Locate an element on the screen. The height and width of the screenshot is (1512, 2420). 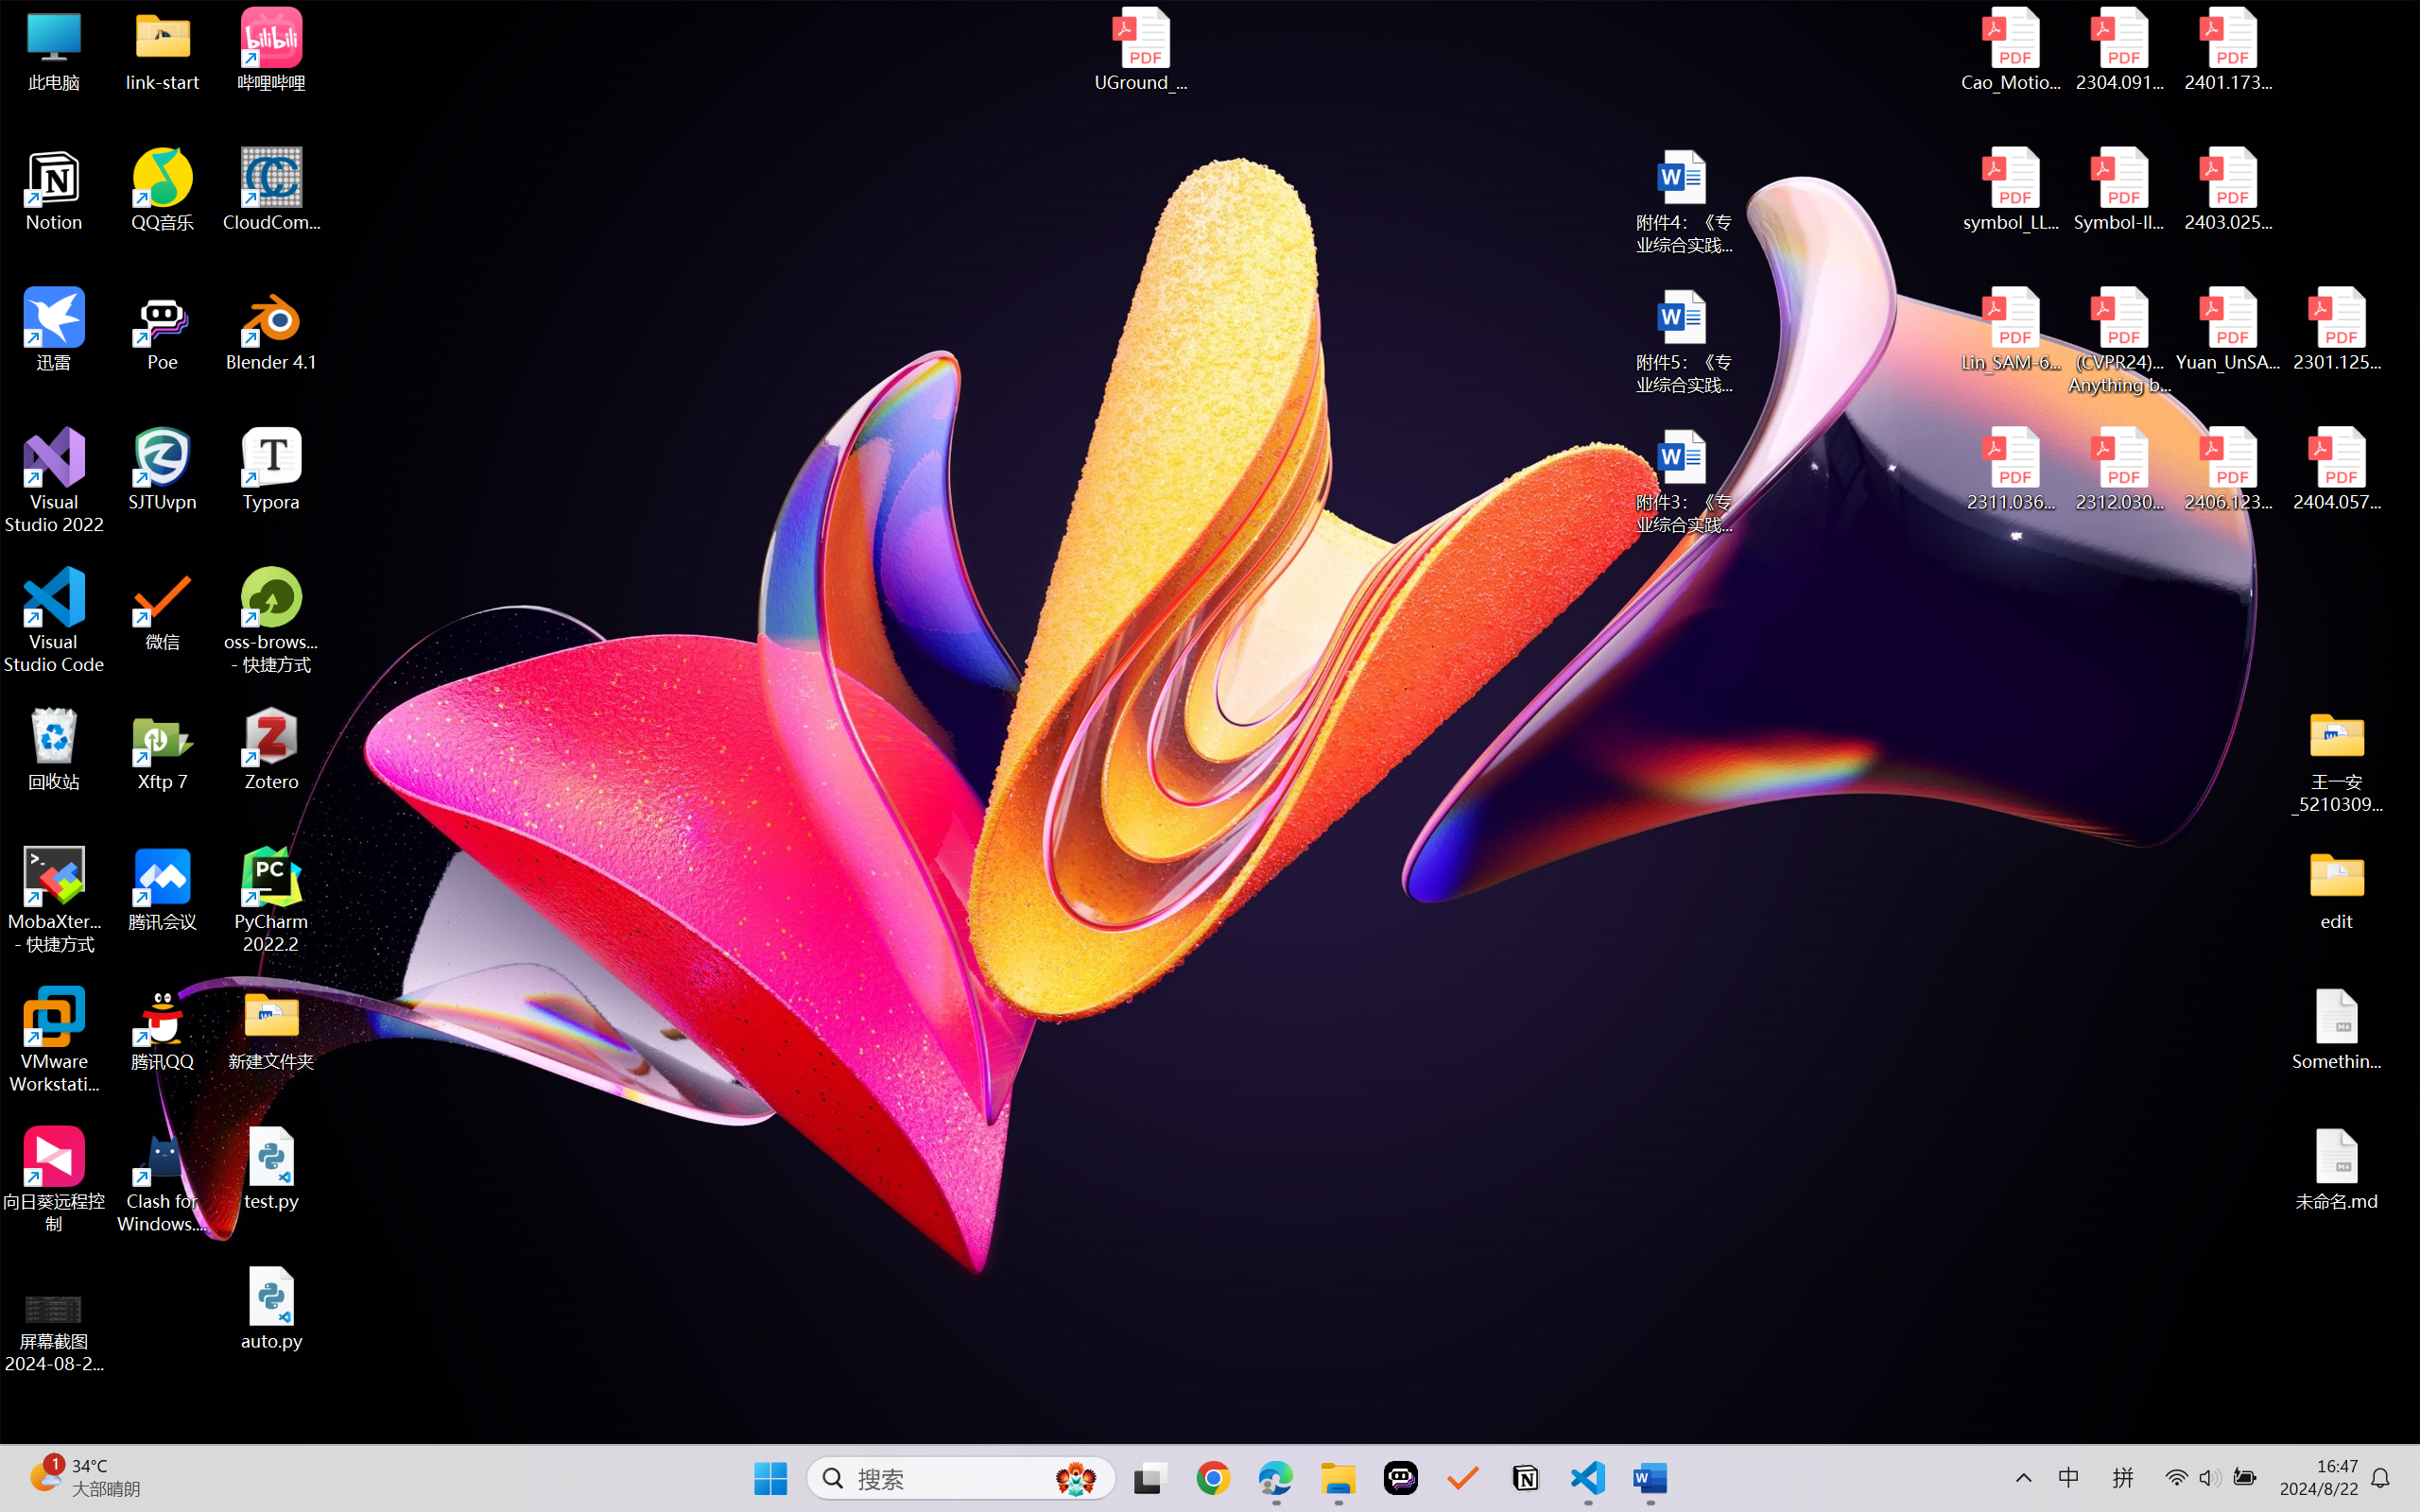
'Google Chrome' is located at coordinates (1213, 1478).